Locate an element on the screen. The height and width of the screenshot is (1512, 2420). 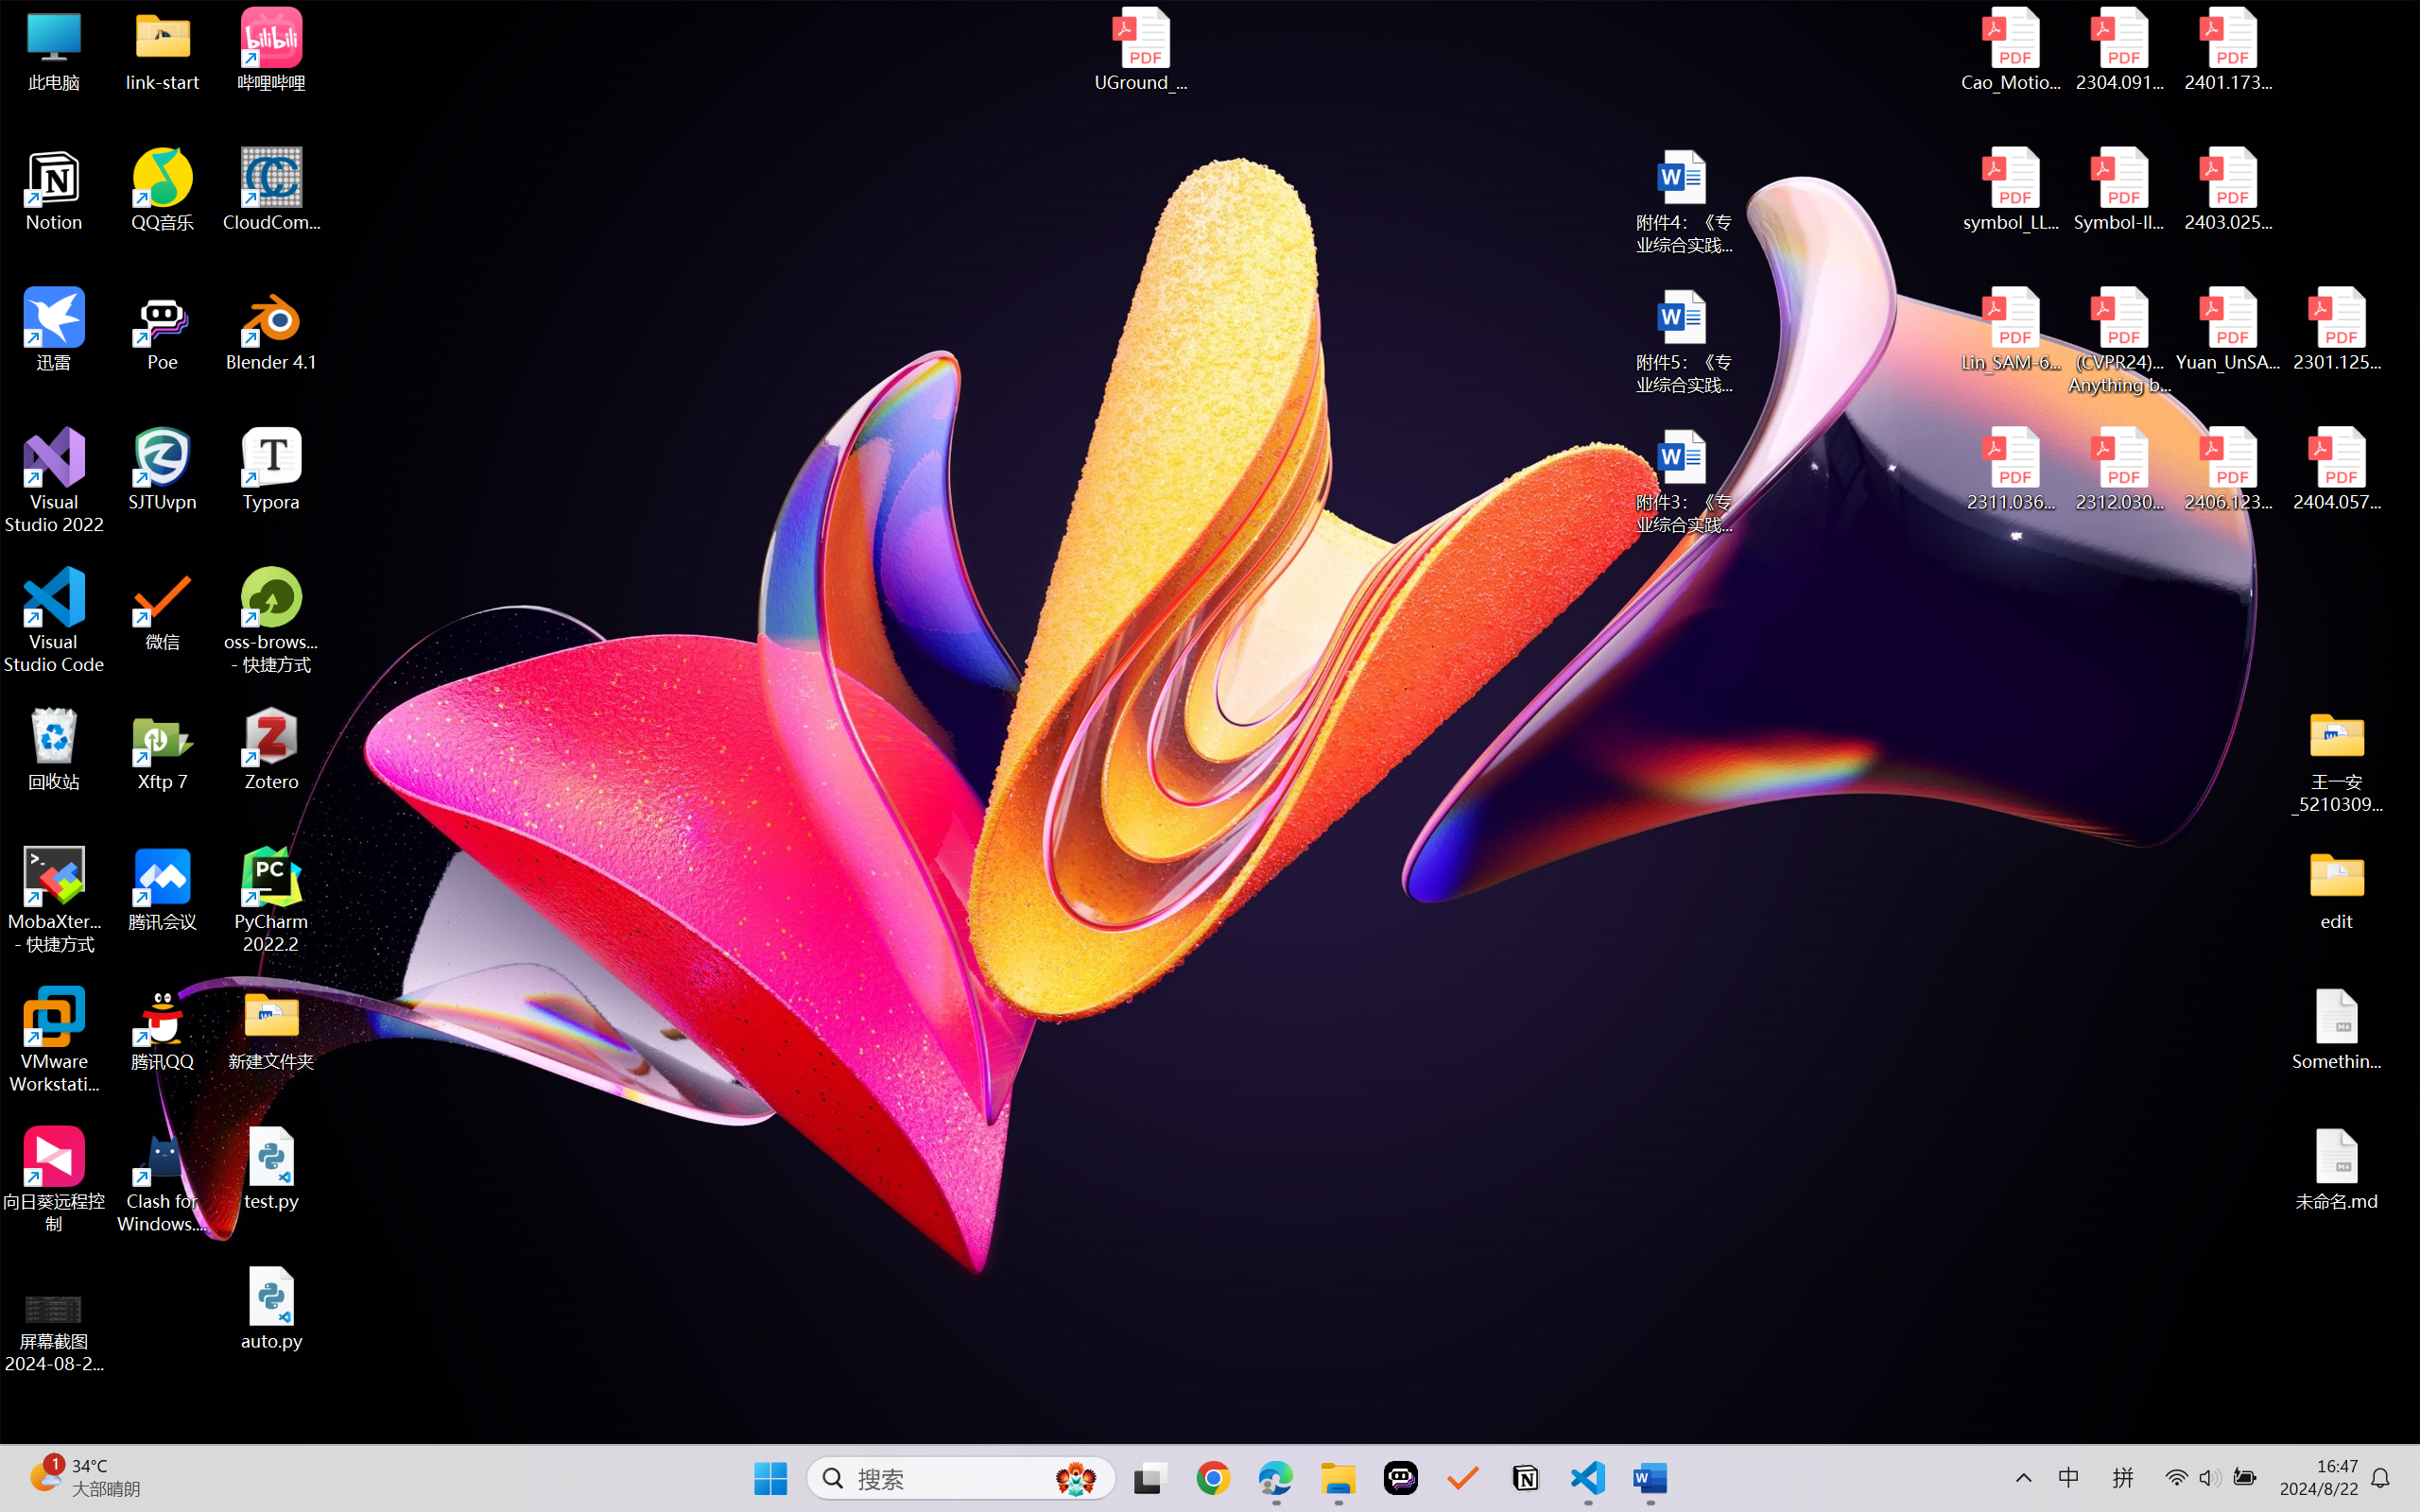
'Google Chrome' is located at coordinates (1213, 1478).